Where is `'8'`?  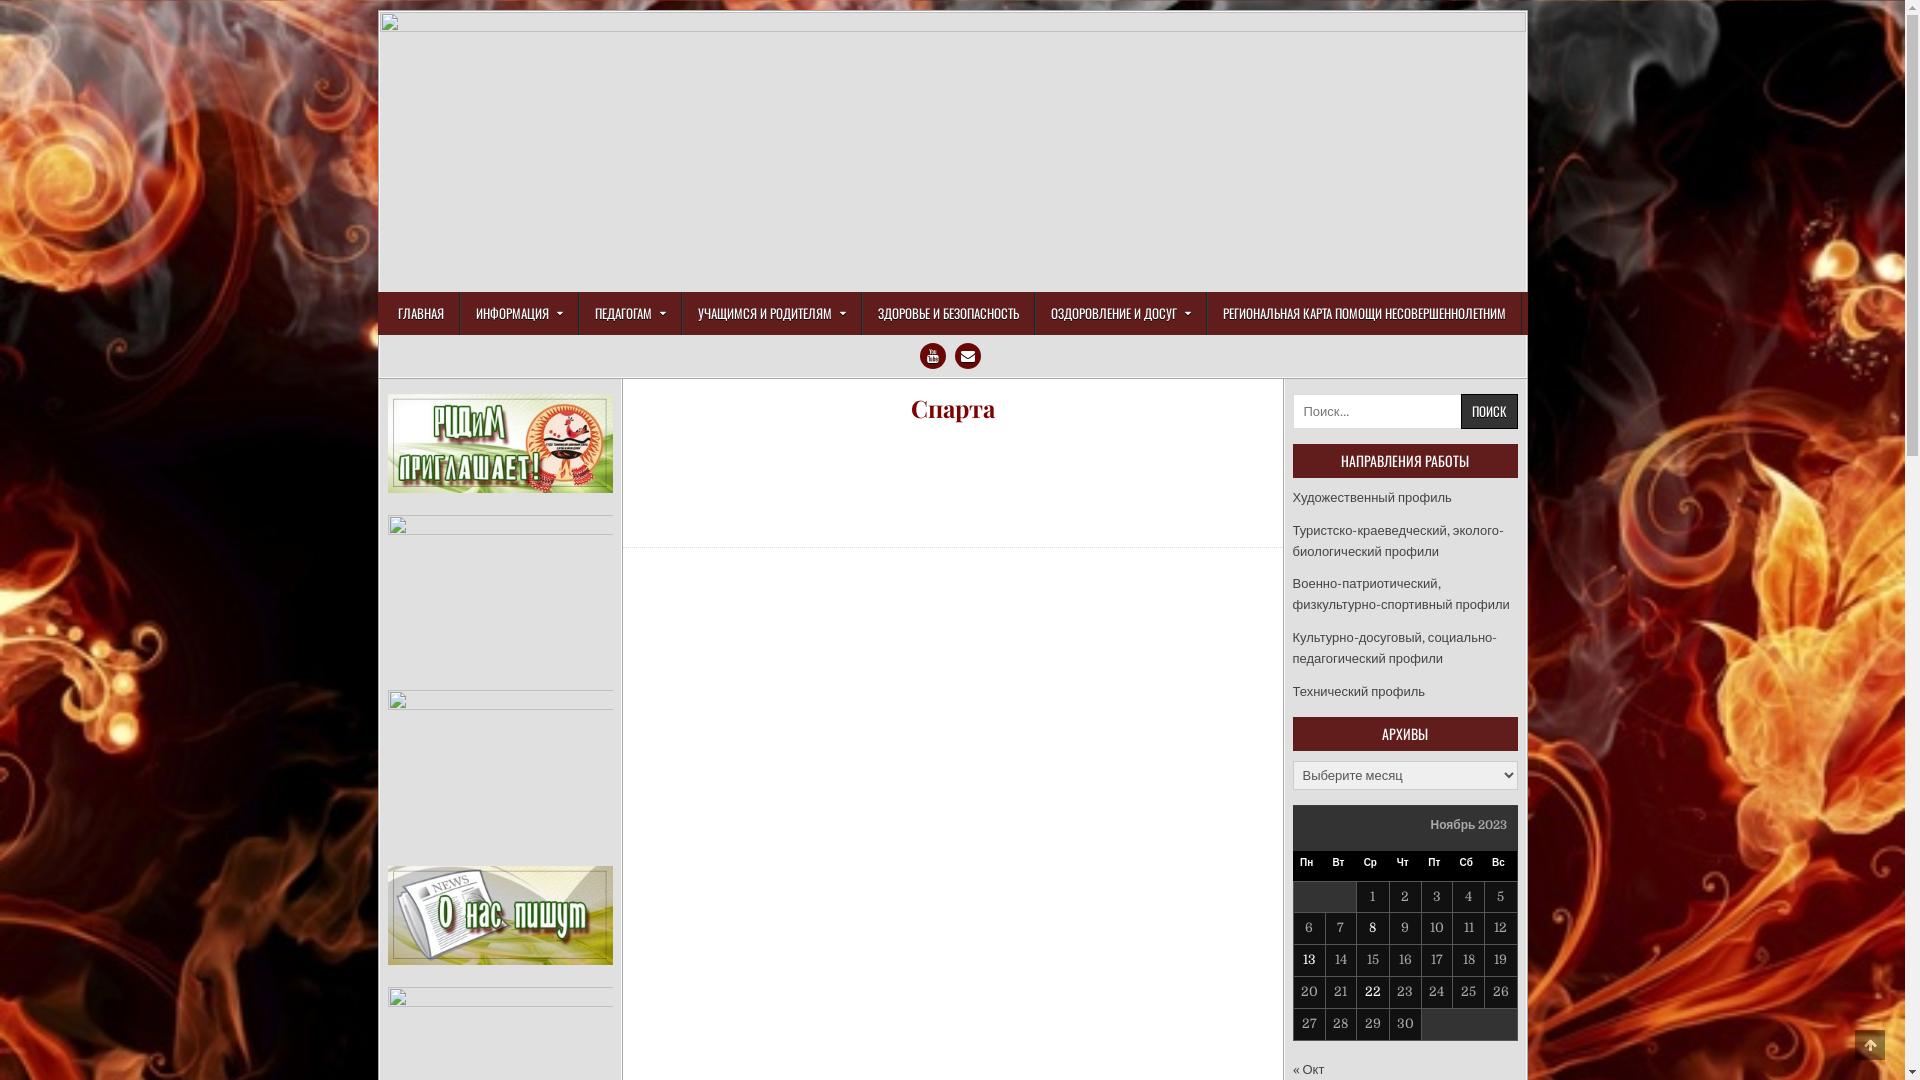
'8' is located at coordinates (1367, 927).